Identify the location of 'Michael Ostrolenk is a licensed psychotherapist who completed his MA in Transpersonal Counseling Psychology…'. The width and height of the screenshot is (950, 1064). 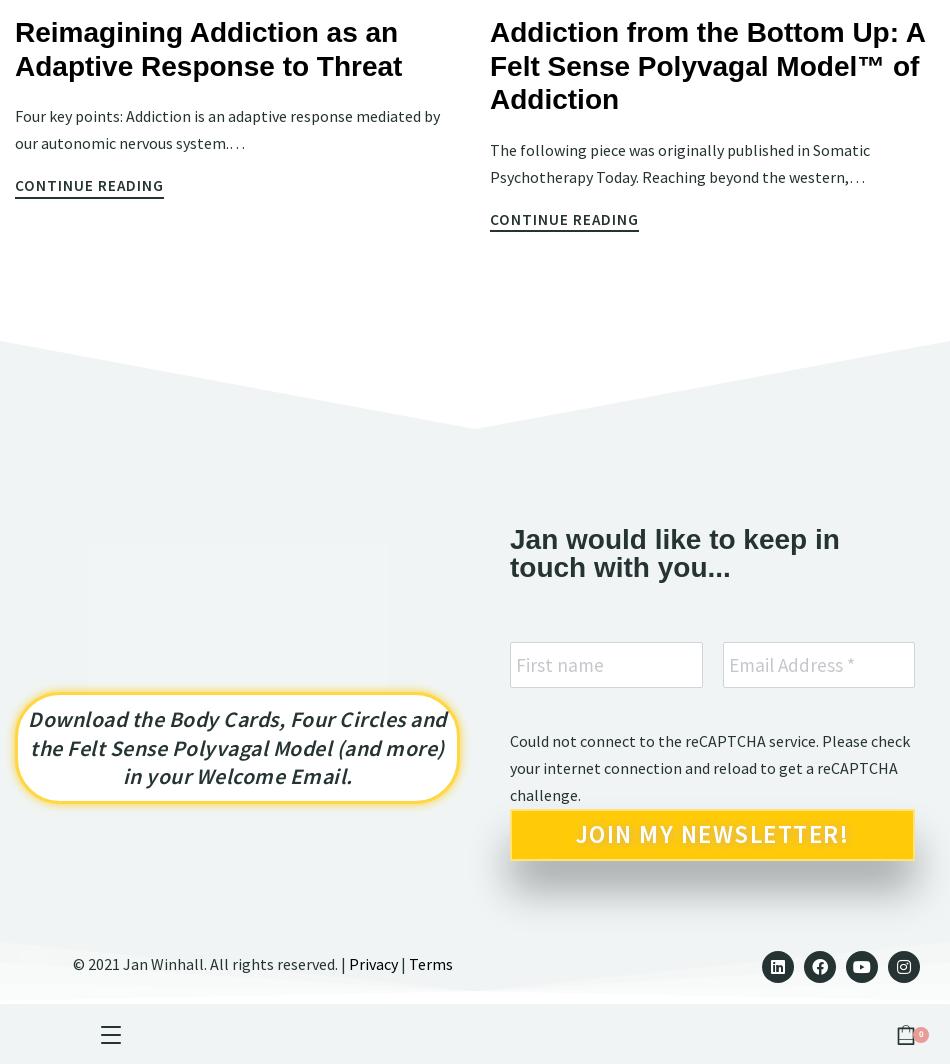
(708, 196).